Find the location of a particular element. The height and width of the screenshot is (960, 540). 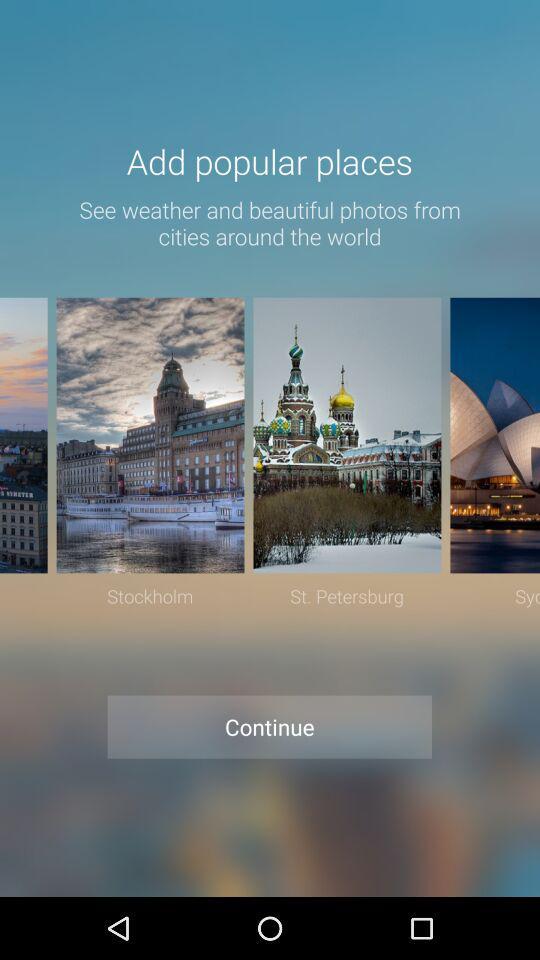

the continue item is located at coordinates (269, 726).